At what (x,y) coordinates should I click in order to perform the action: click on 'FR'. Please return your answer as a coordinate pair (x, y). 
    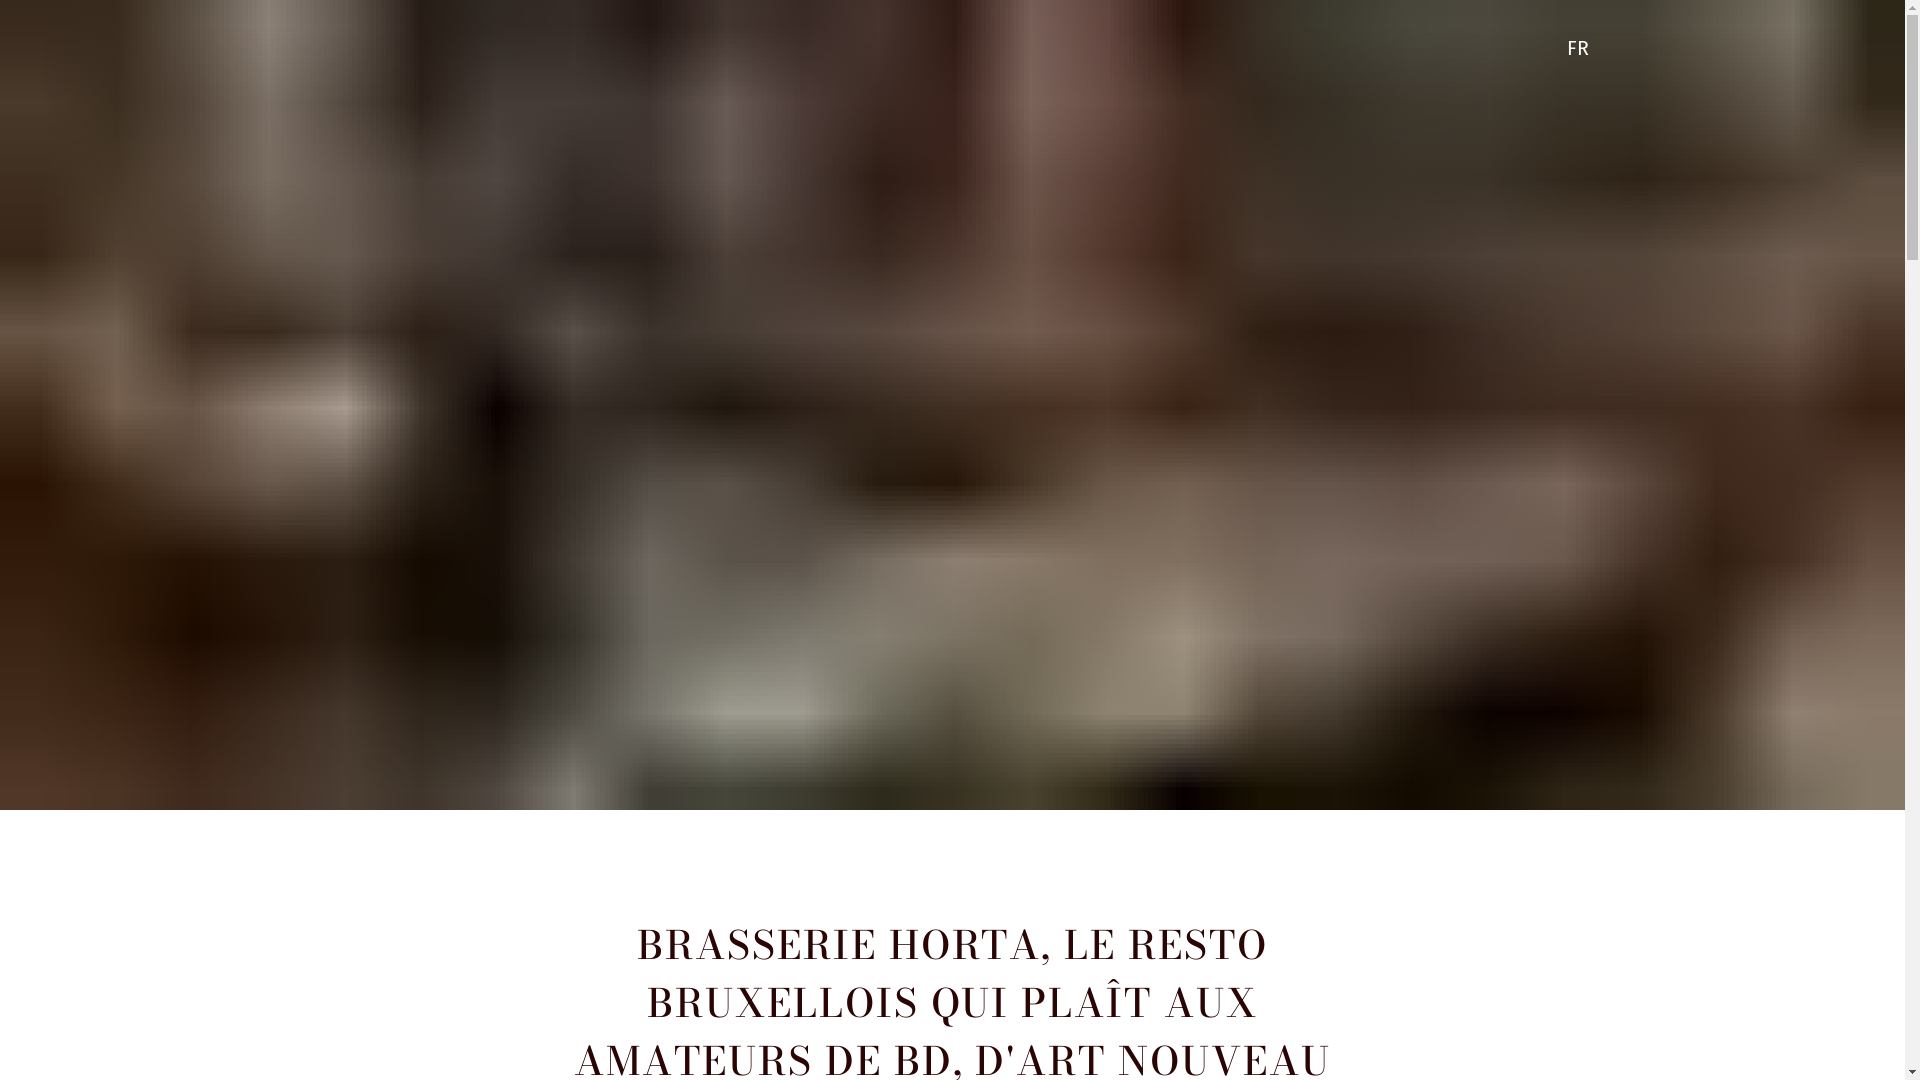
    Looking at the image, I should click on (1581, 48).